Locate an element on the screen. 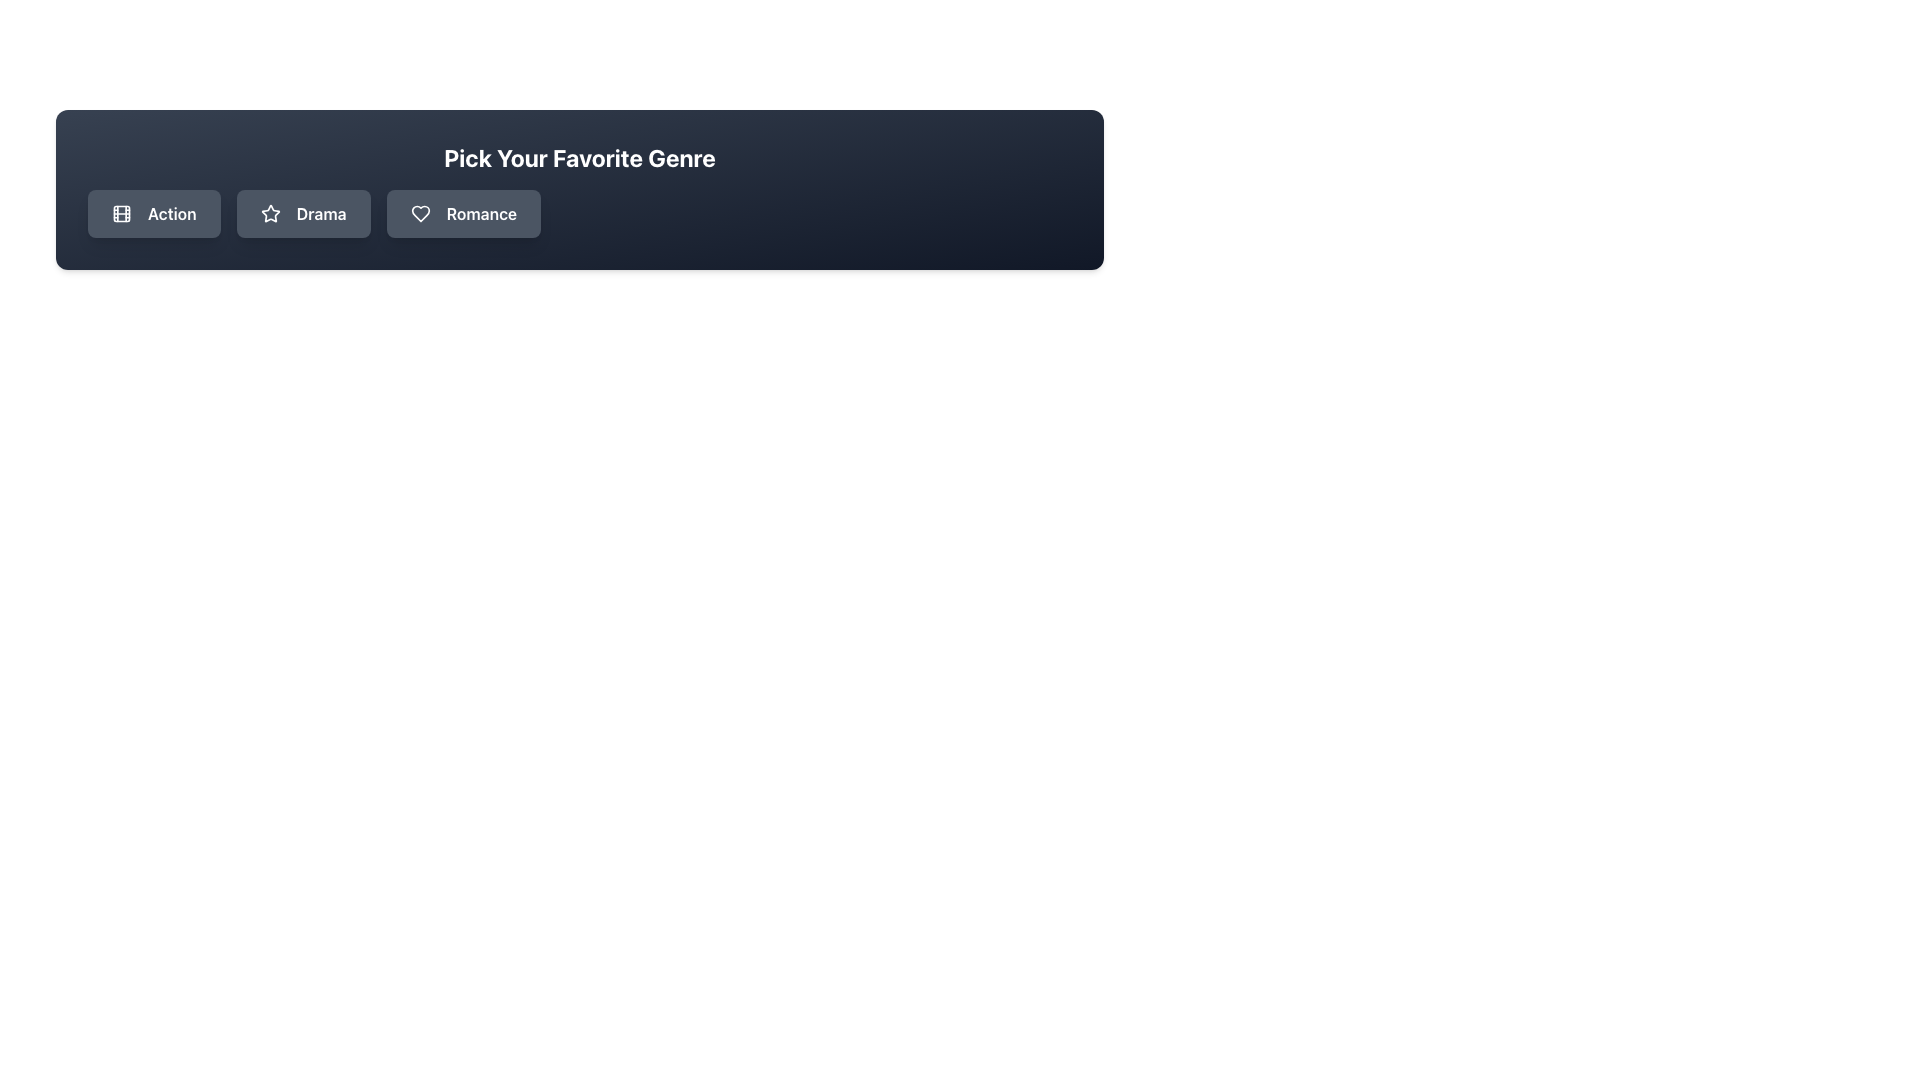 This screenshot has height=1080, width=1920. the 'Action' button, which is a rectangular button with rounded corners, displaying an icon of a filmstrip and the text 'Action' in white is located at coordinates (153, 213).